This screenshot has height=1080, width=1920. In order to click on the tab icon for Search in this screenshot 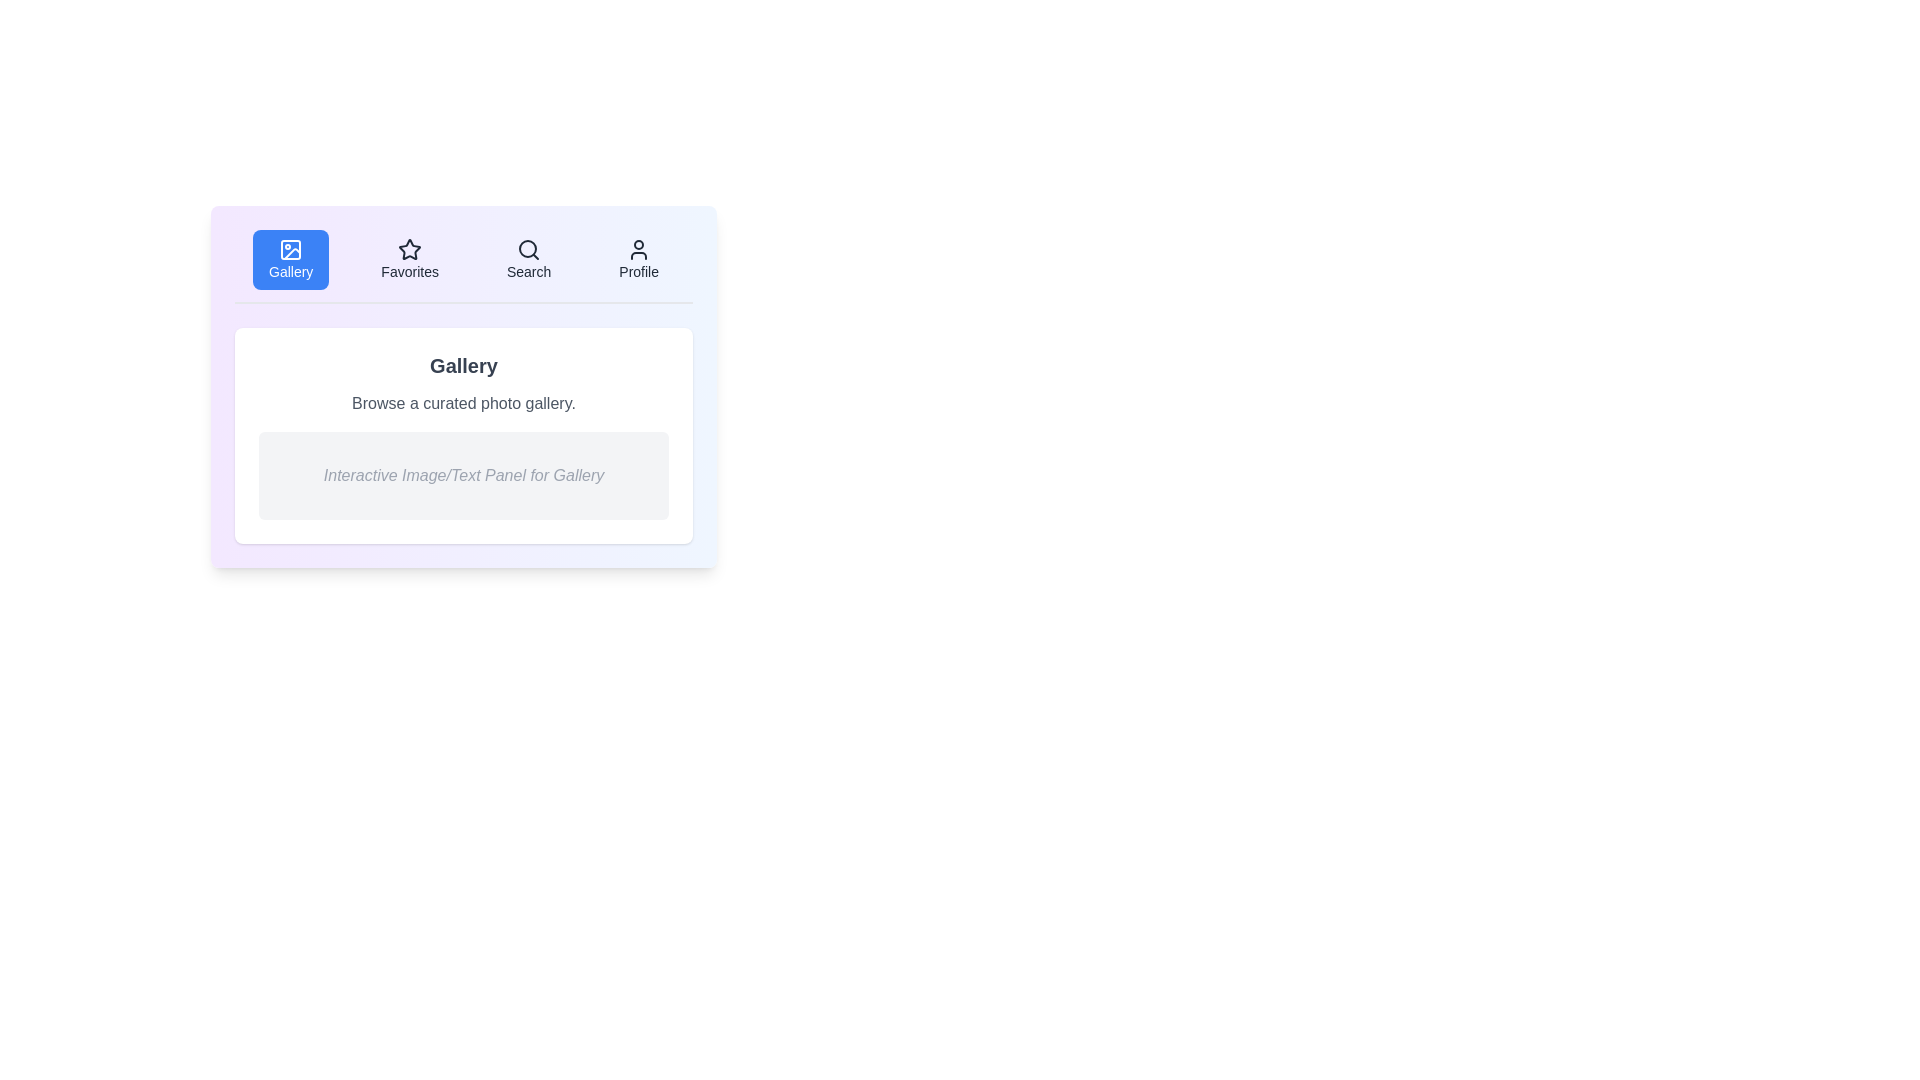, I will do `click(528, 249)`.